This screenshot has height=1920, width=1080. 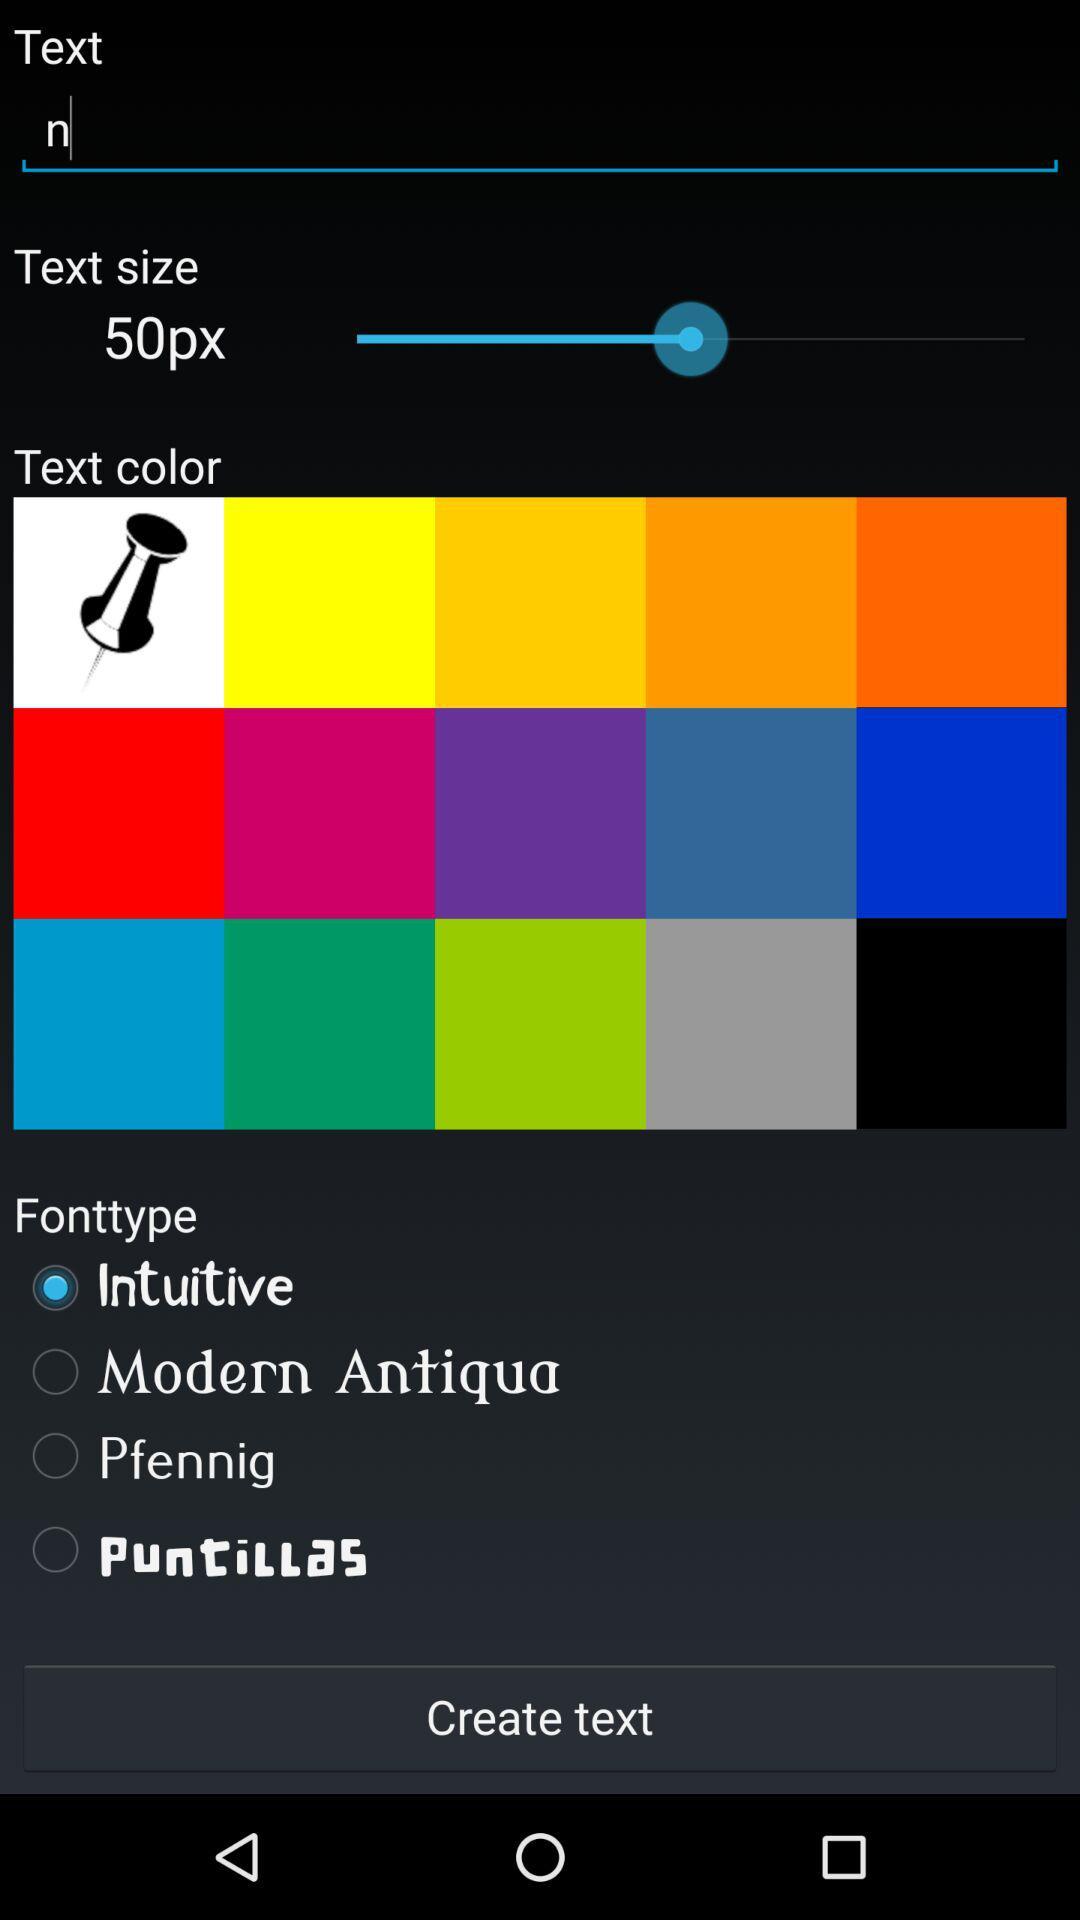 I want to click on change the color, so click(x=960, y=1023).